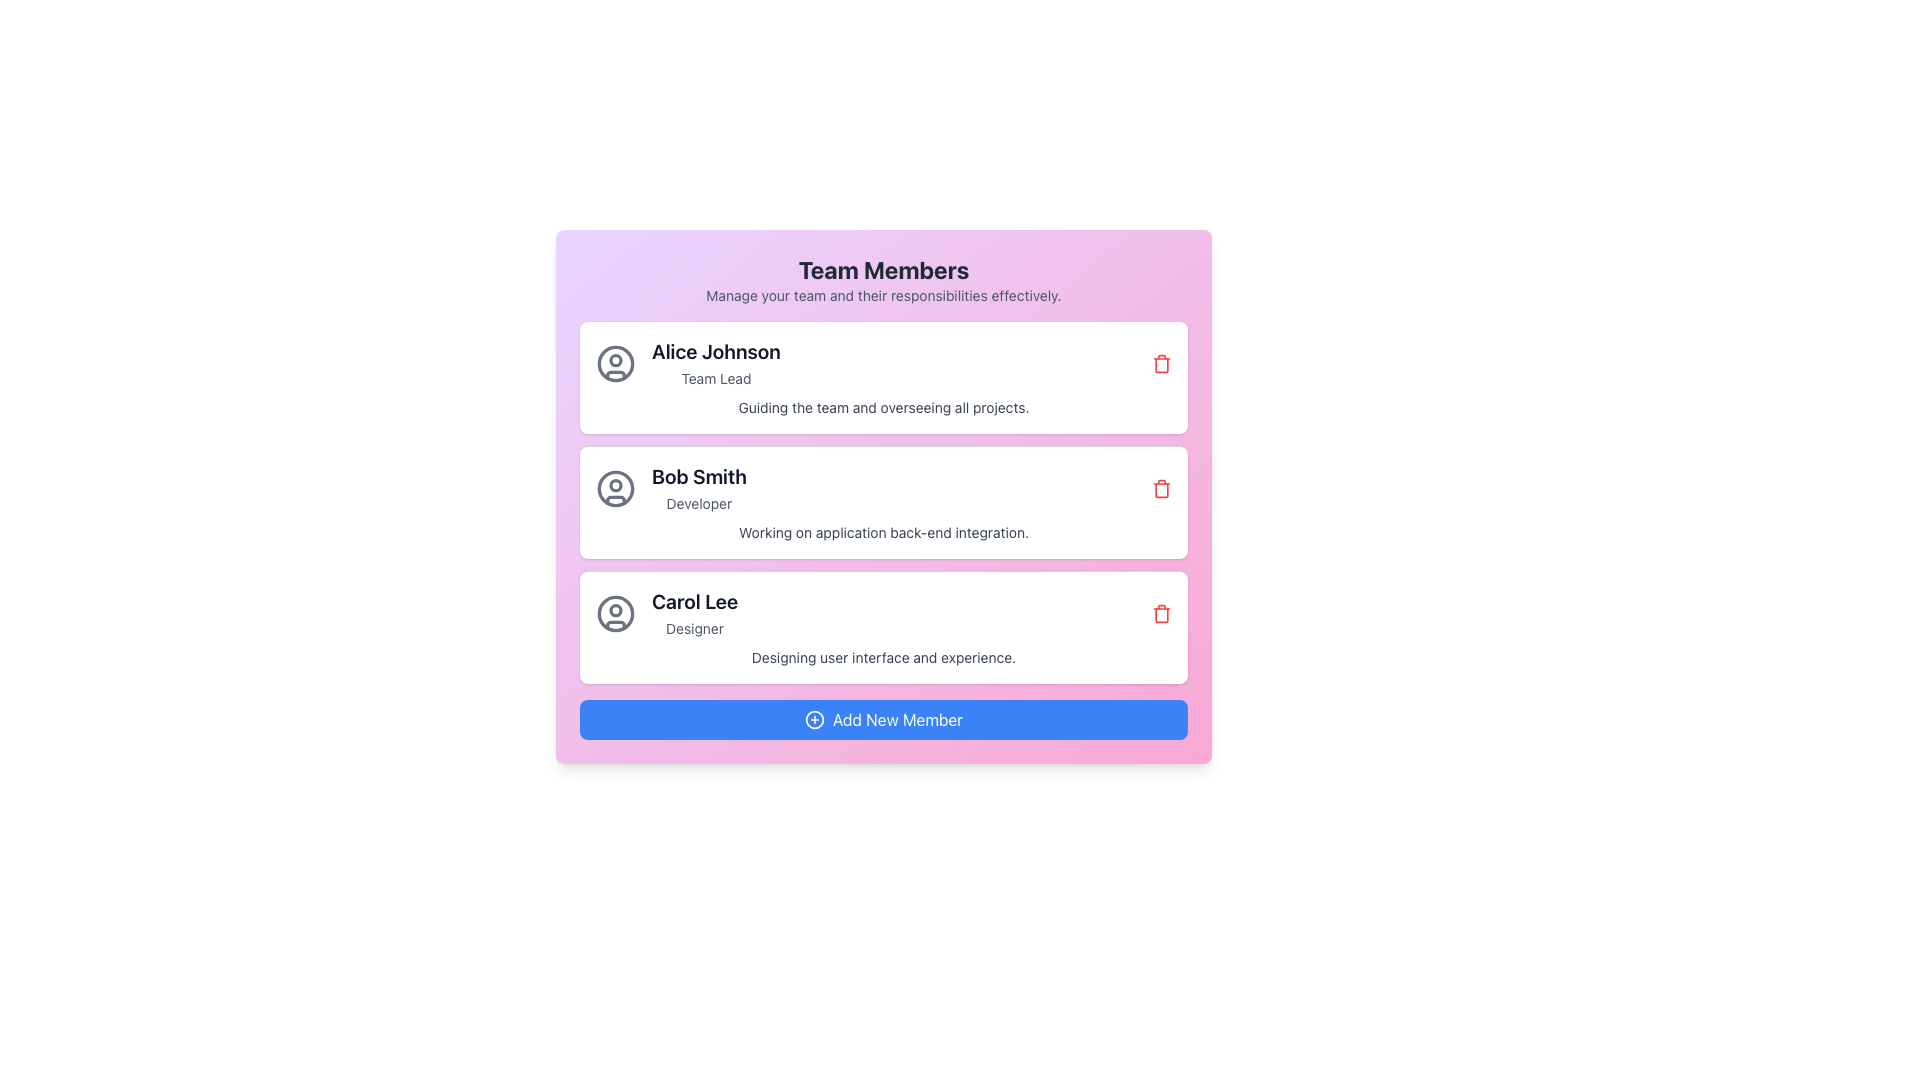  Describe the element at coordinates (882, 378) in the screenshot. I see `the Profile card representing 'Alice Johnson,' the team lead, located in the upper-middle part of the interface` at that location.